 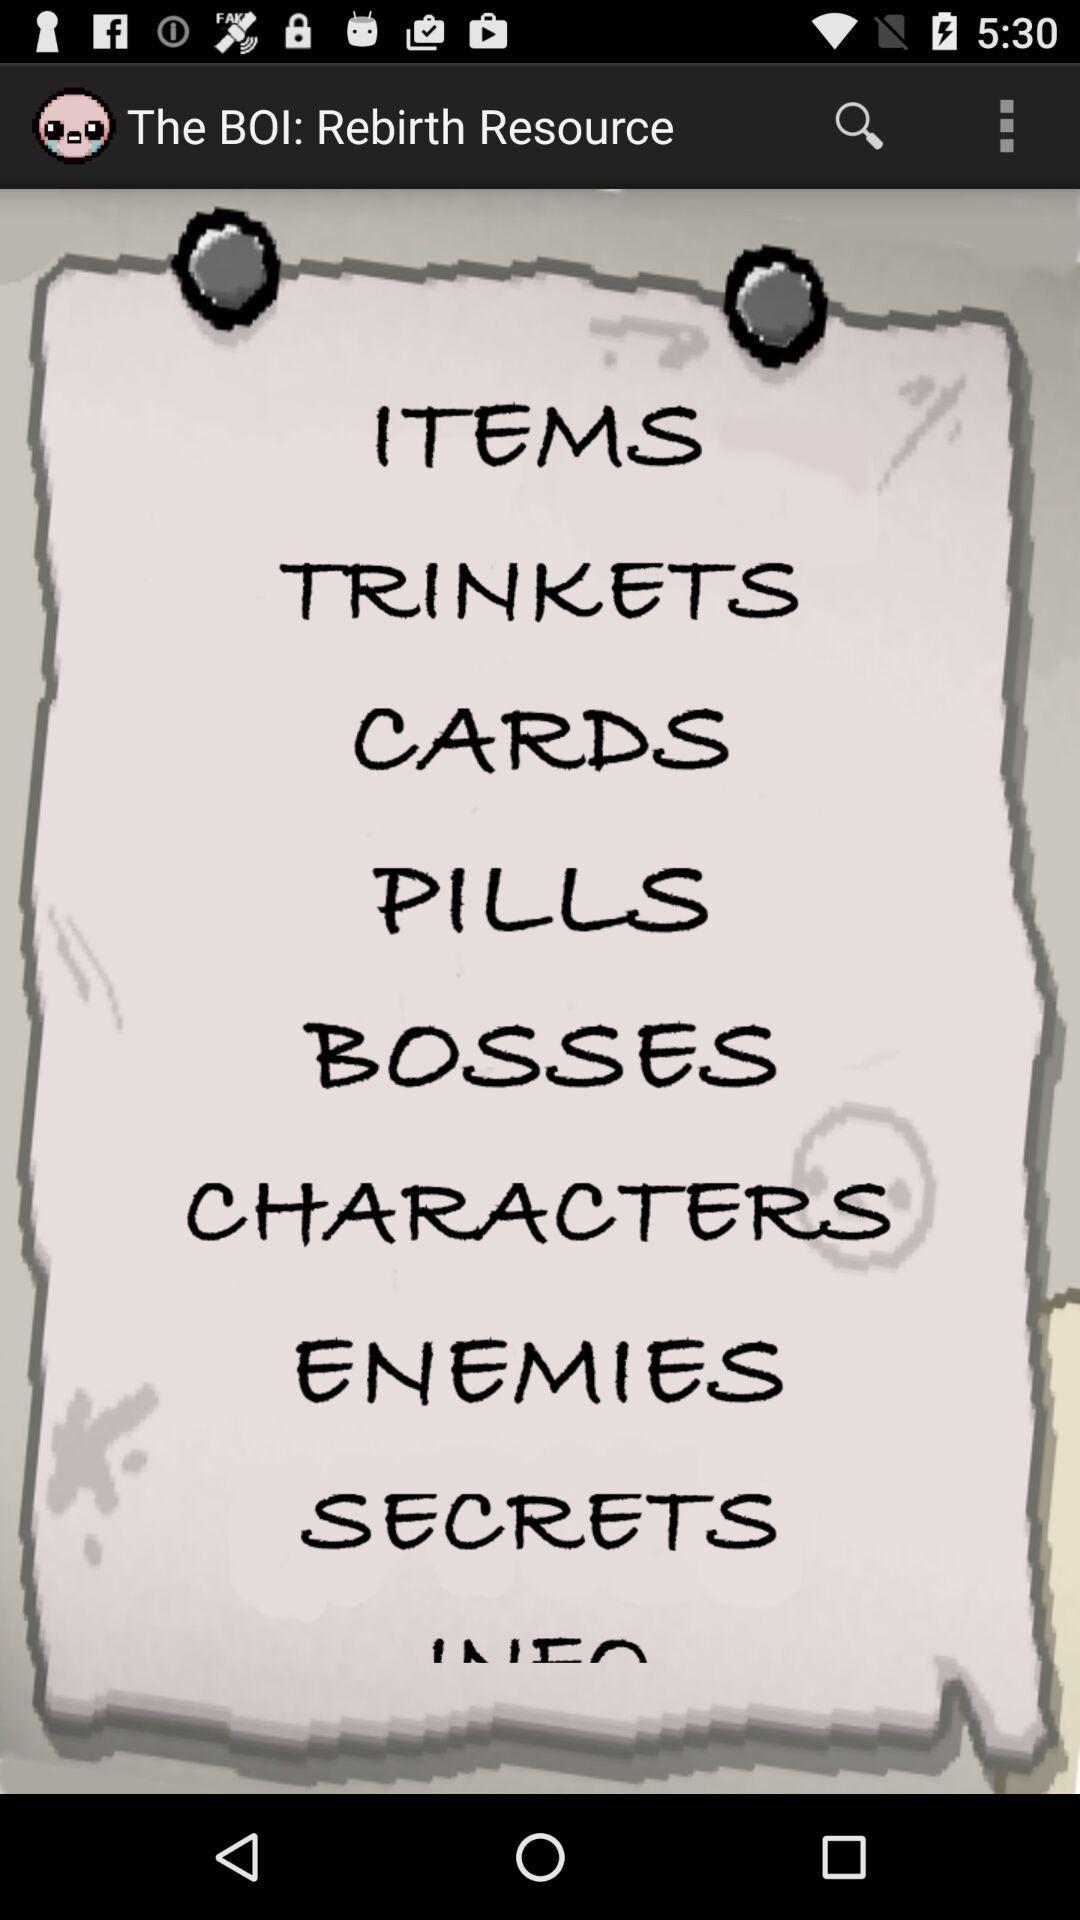 What do you see at coordinates (540, 1212) in the screenshot?
I see `characters button` at bounding box center [540, 1212].